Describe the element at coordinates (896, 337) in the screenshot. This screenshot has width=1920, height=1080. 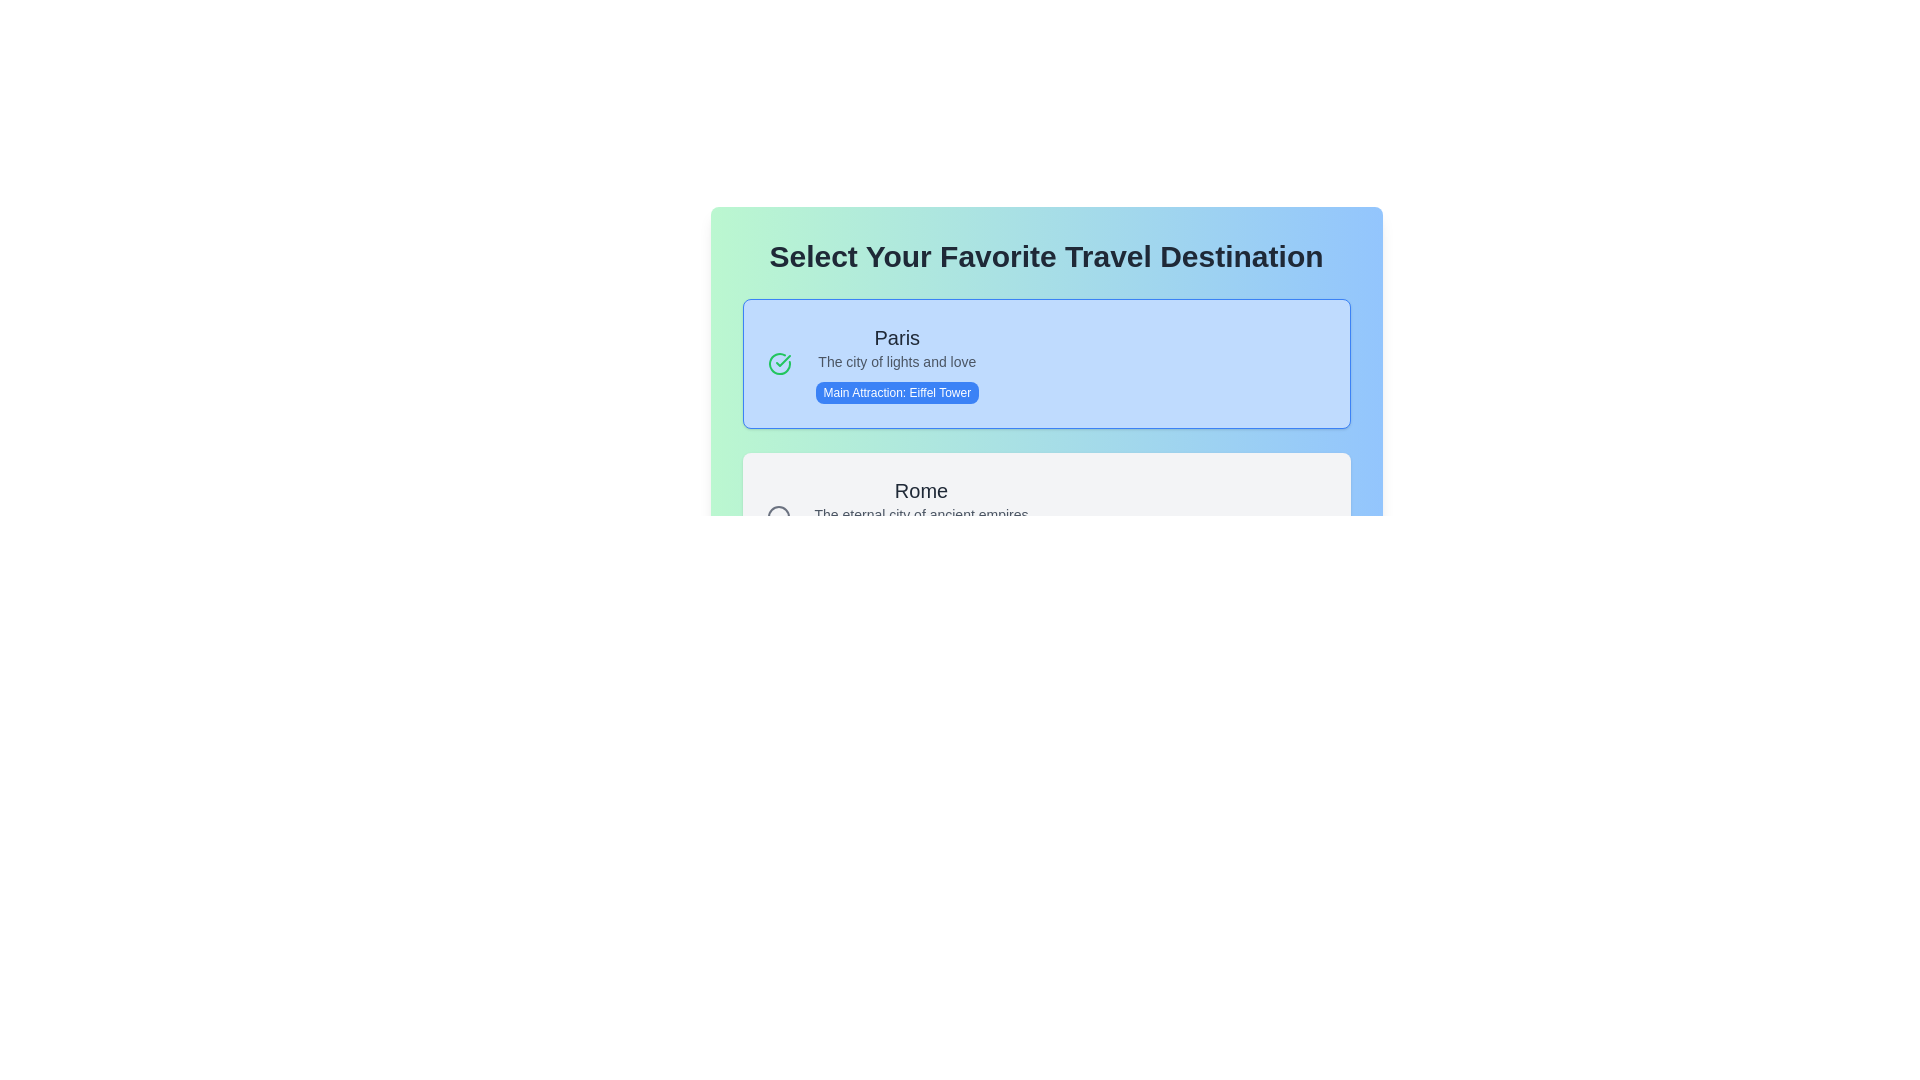
I see `the informational text label that specifies the travel destination 'Paris', positioned above the texts 'The city of lights and love' and 'Main attraction: Eiffel Tower'` at that location.